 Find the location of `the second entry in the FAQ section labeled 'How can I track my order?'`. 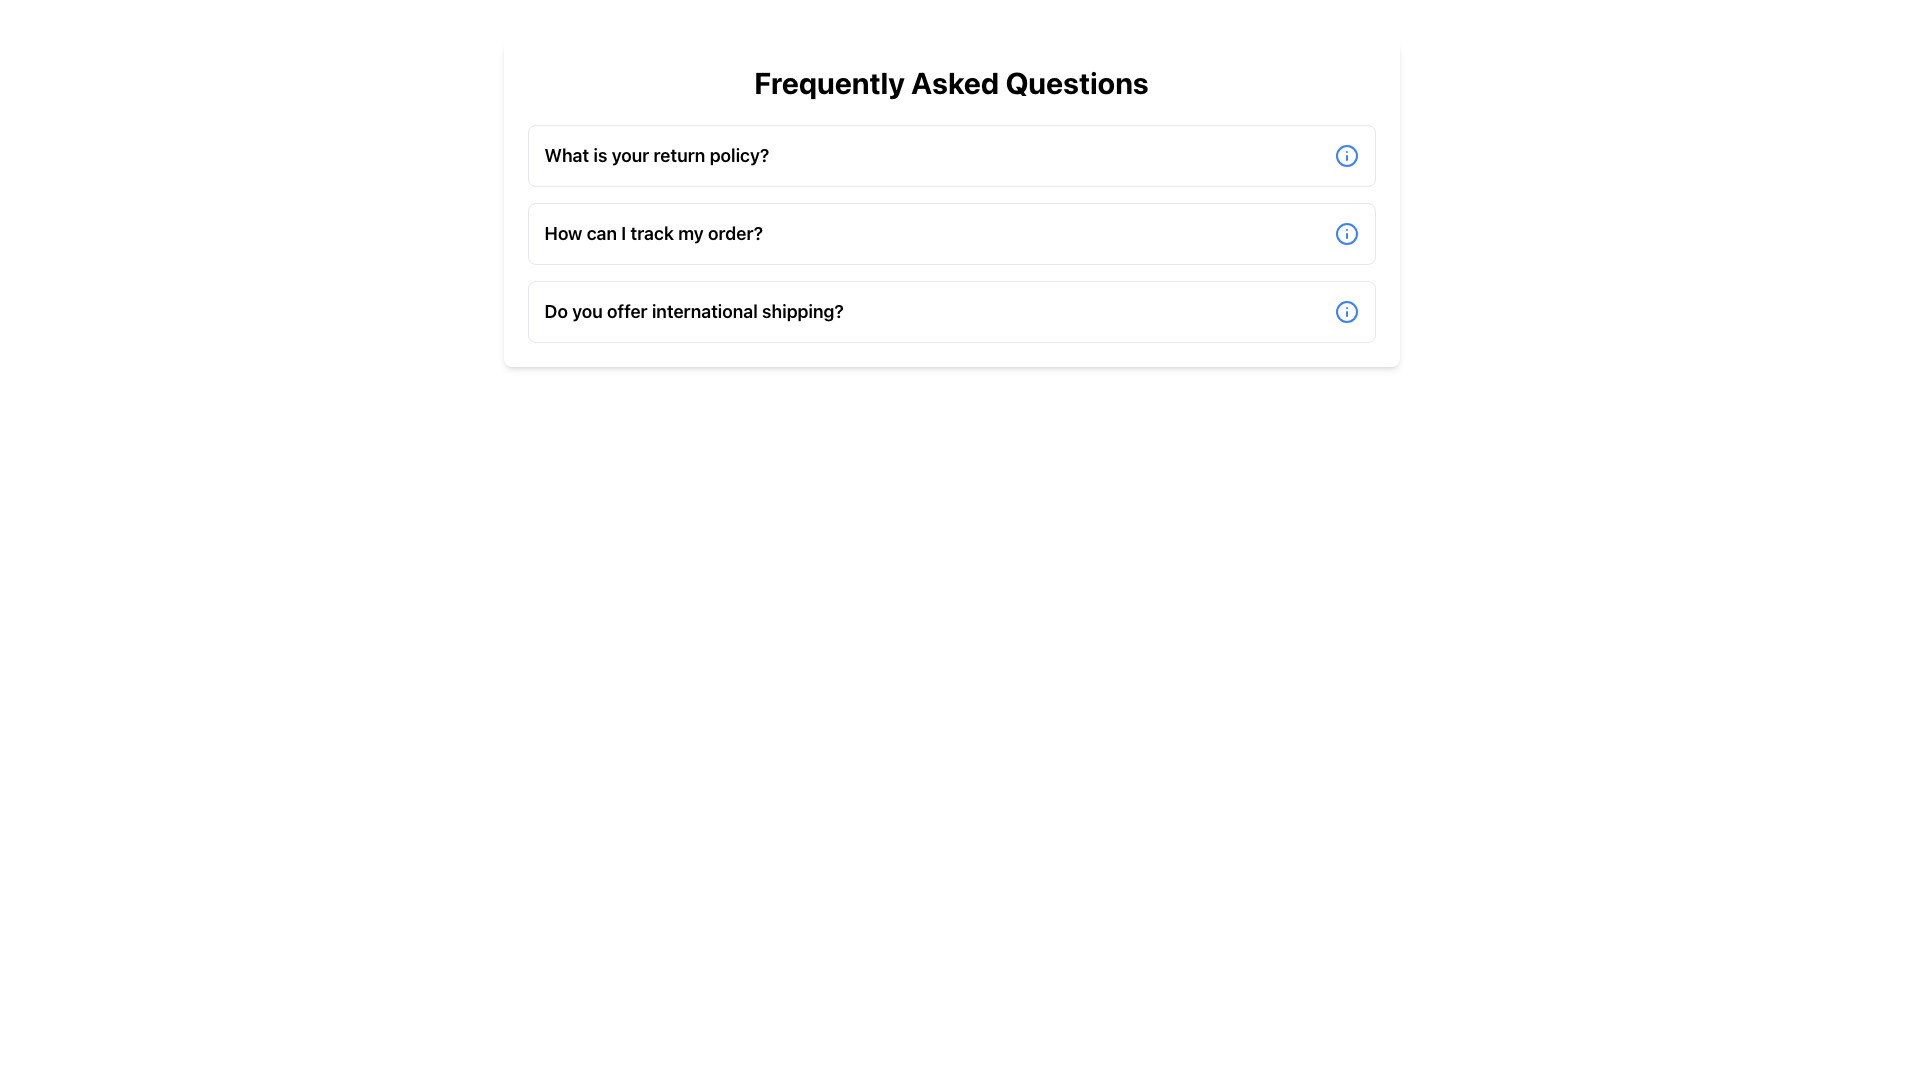

the second entry in the FAQ section labeled 'How can I track my order?' is located at coordinates (950, 233).